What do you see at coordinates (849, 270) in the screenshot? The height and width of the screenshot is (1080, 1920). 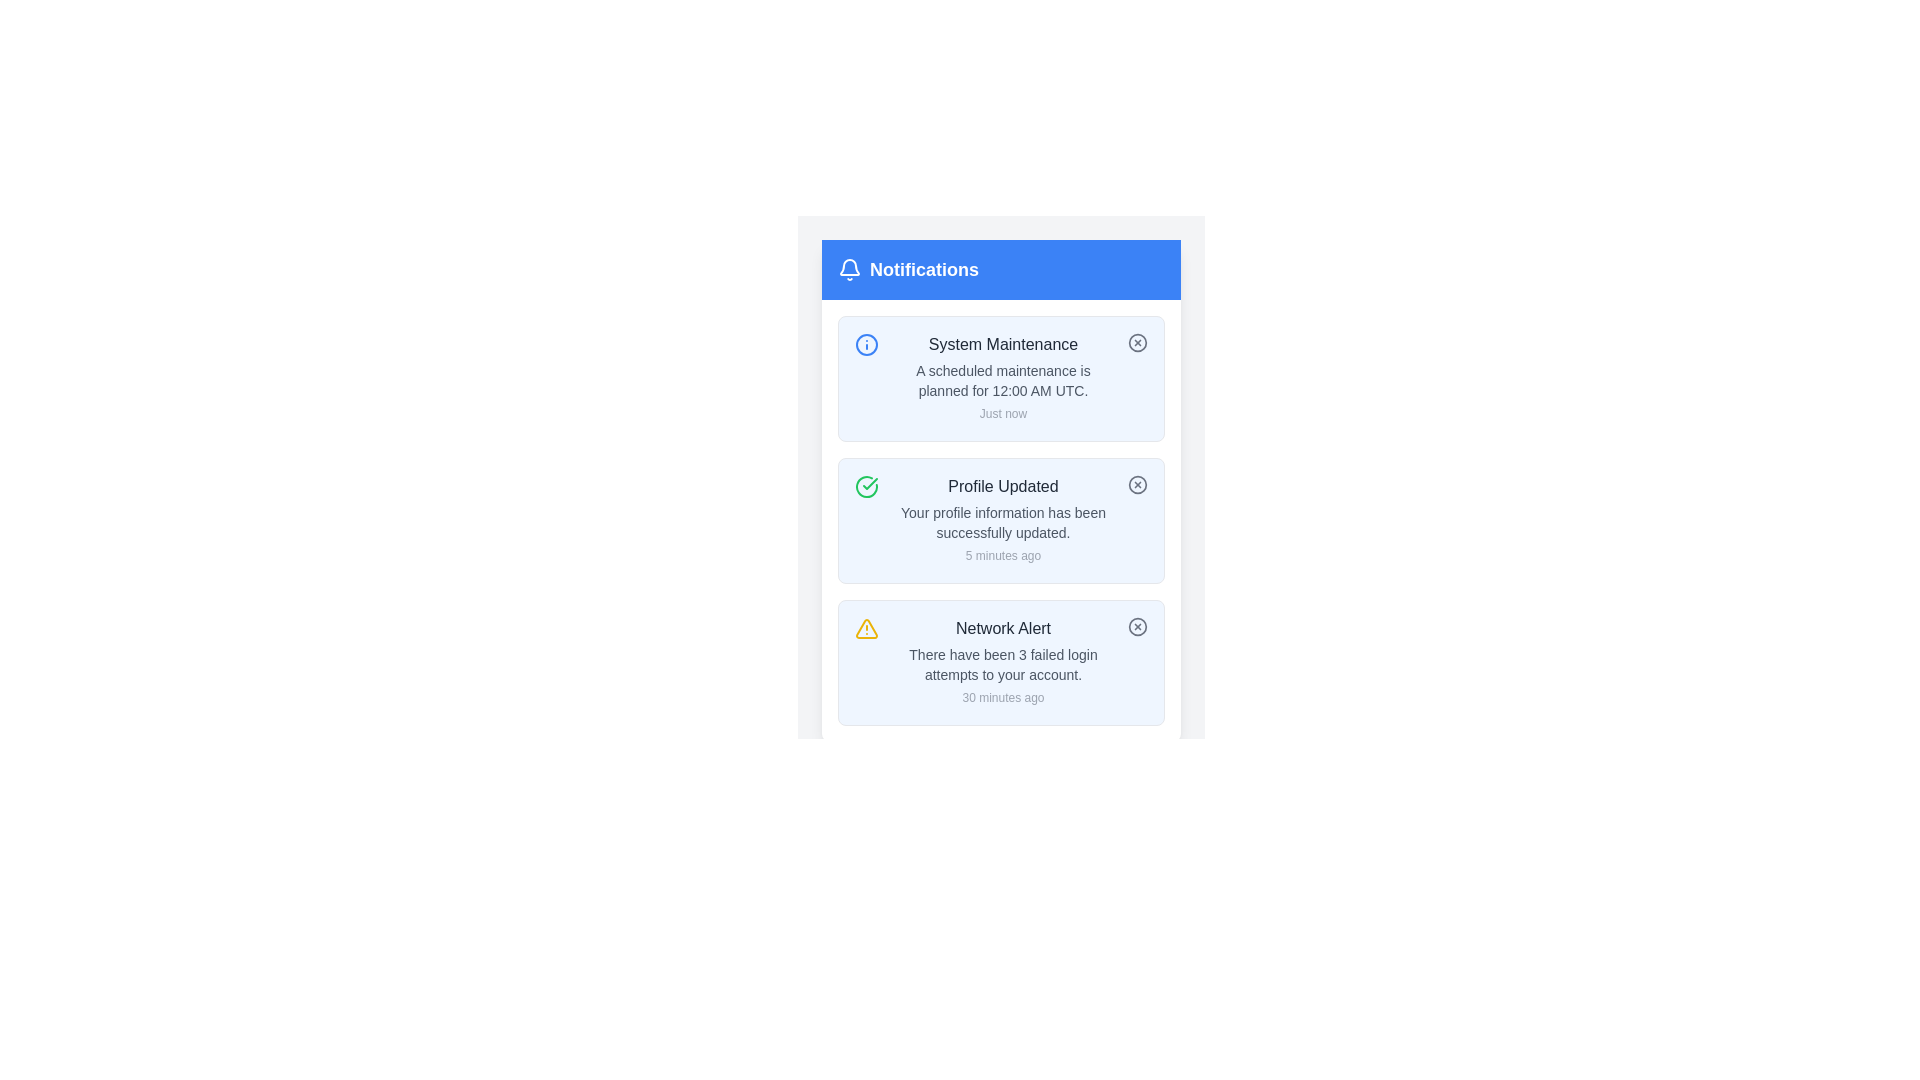 I see `the notification bell SVG icon, which is white on a blue background and located at the top-left corner of the notification banner` at bounding box center [849, 270].